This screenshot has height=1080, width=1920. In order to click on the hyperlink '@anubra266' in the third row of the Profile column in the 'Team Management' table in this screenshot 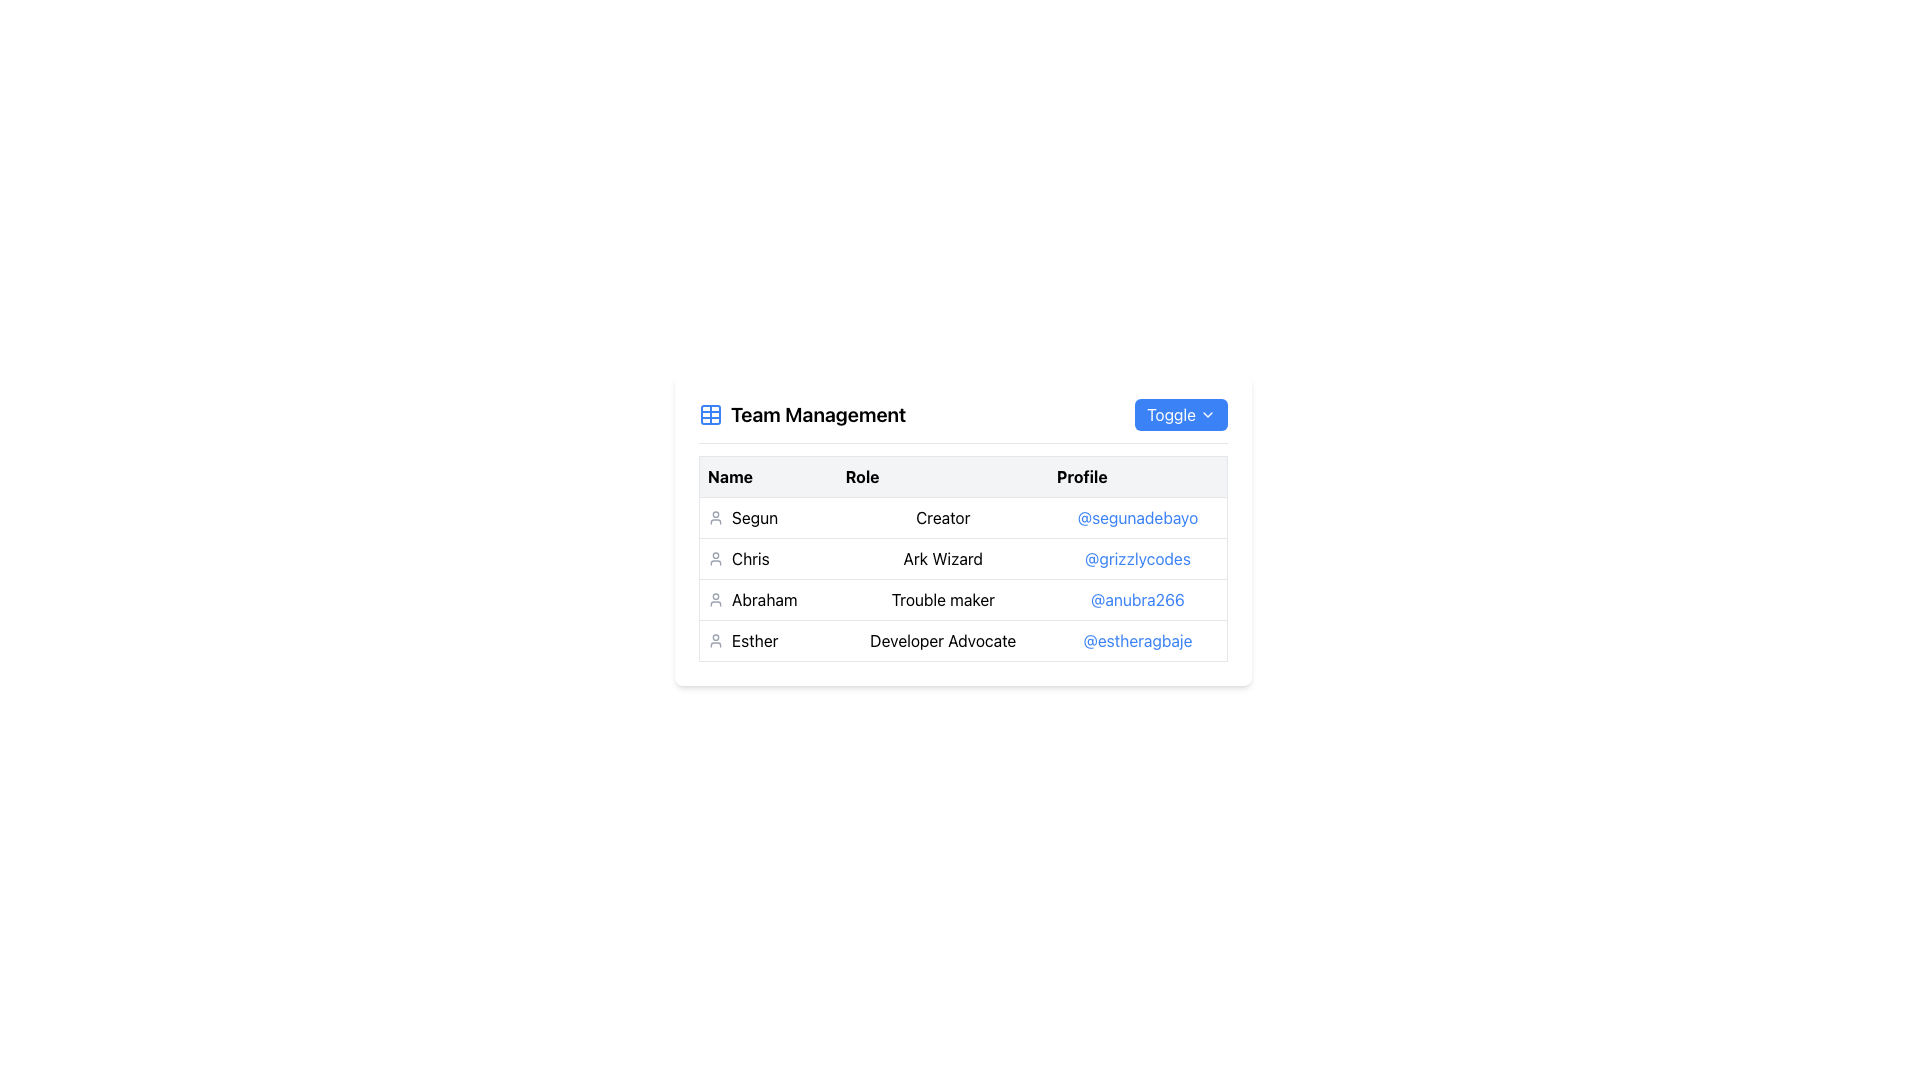, I will do `click(1138, 599)`.